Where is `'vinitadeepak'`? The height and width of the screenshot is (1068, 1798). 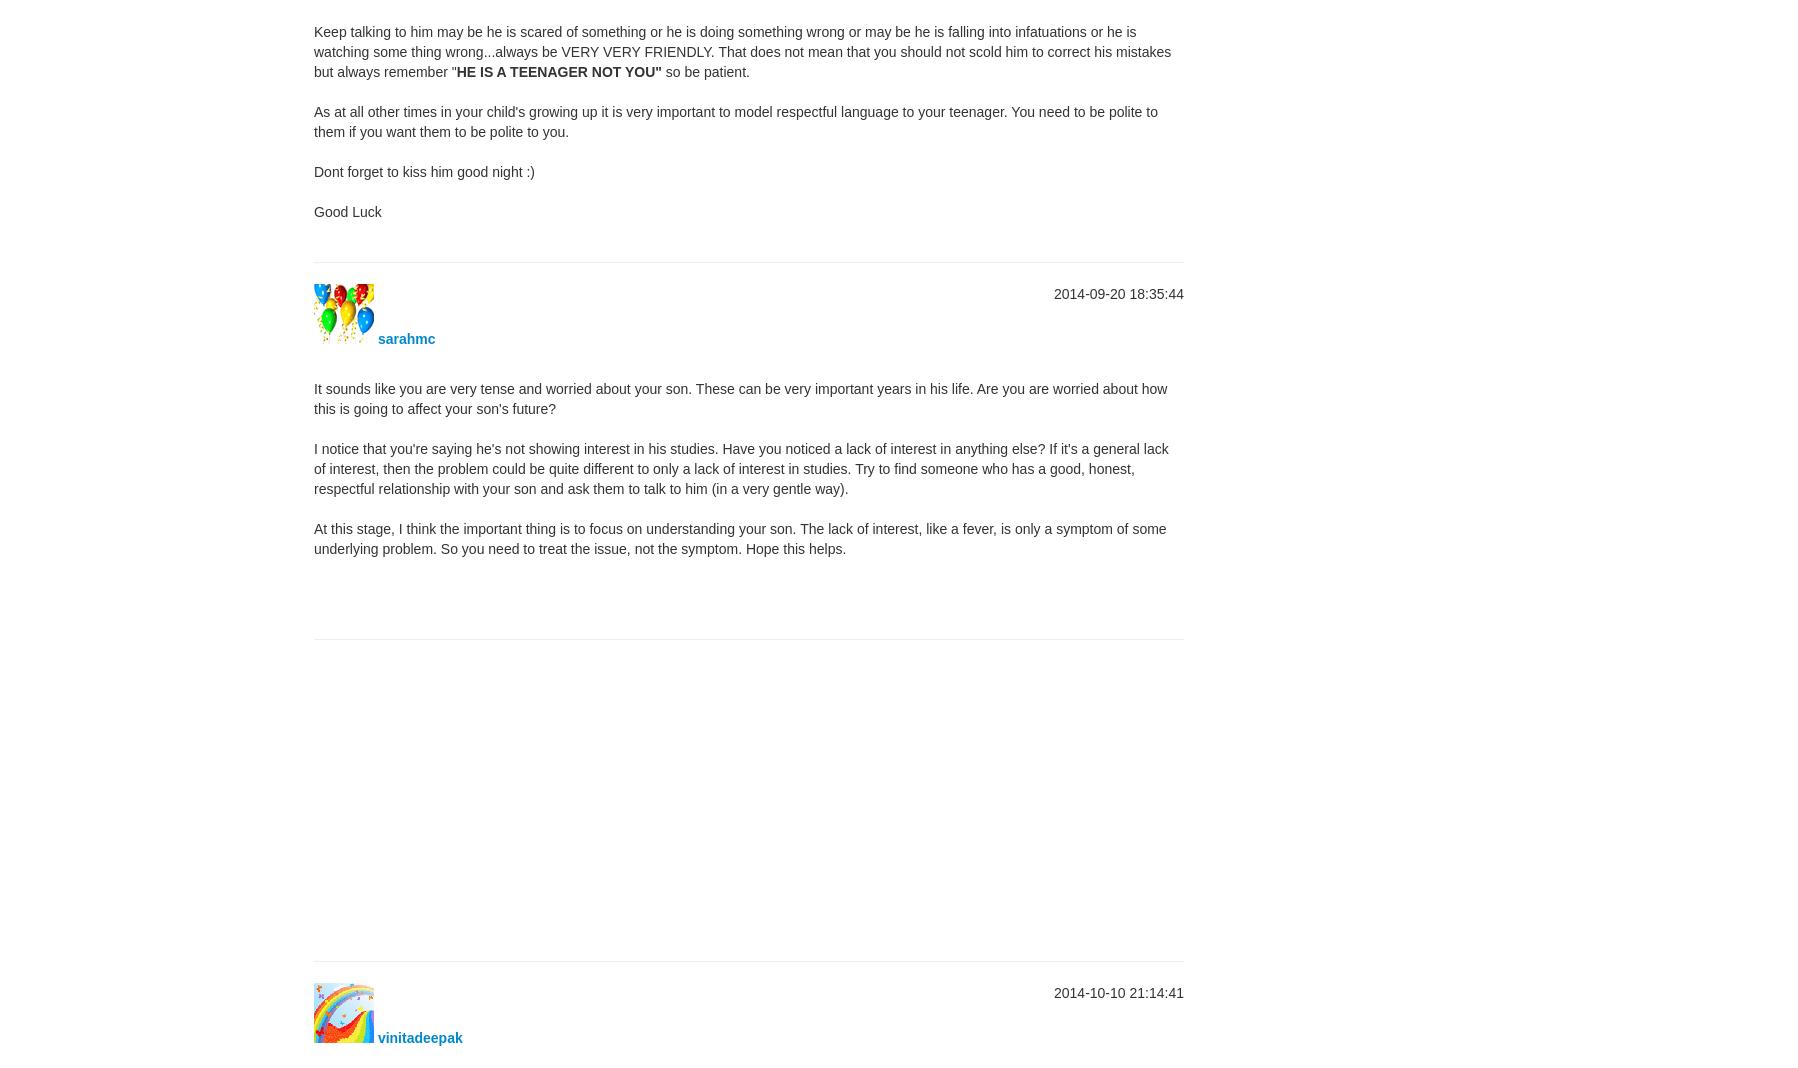 'vinitadeepak' is located at coordinates (418, 1037).